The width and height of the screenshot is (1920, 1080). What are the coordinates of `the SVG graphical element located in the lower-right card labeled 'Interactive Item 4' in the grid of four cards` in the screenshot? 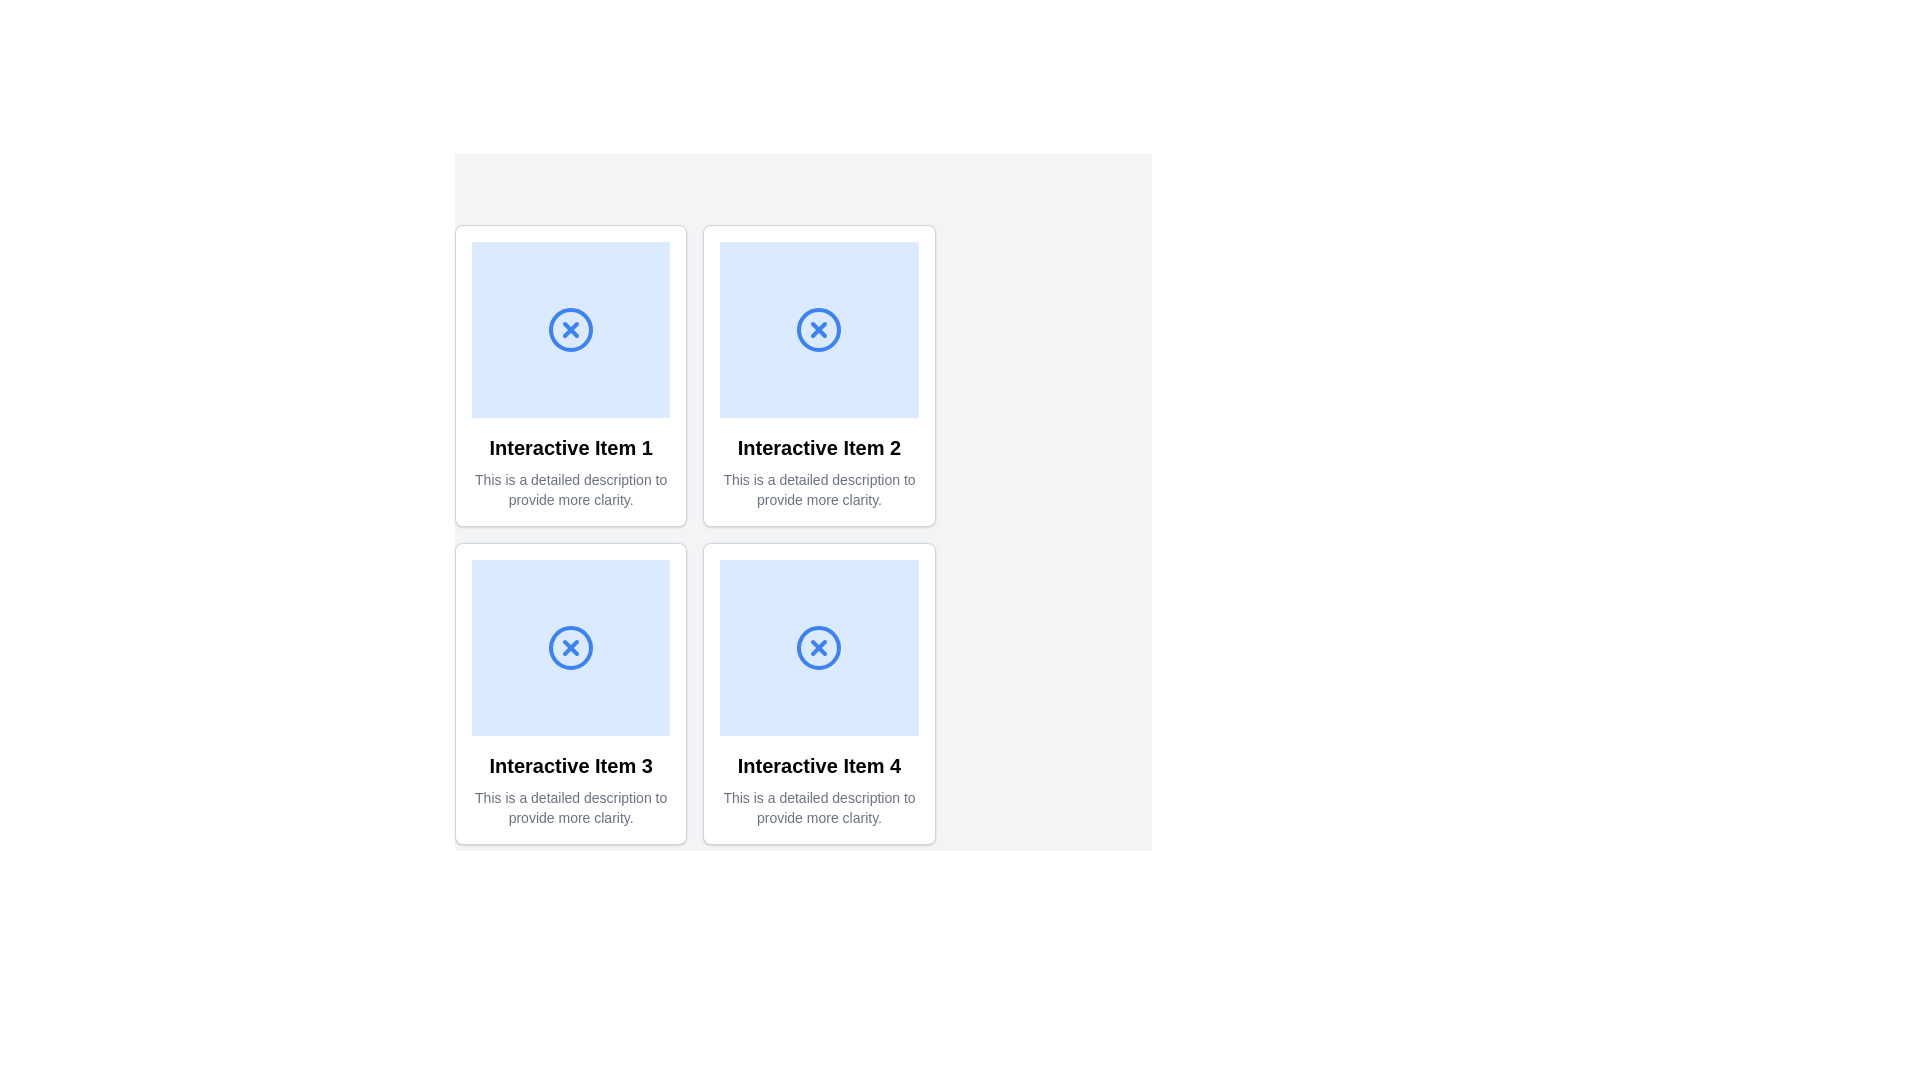 It's located at (819, 648).